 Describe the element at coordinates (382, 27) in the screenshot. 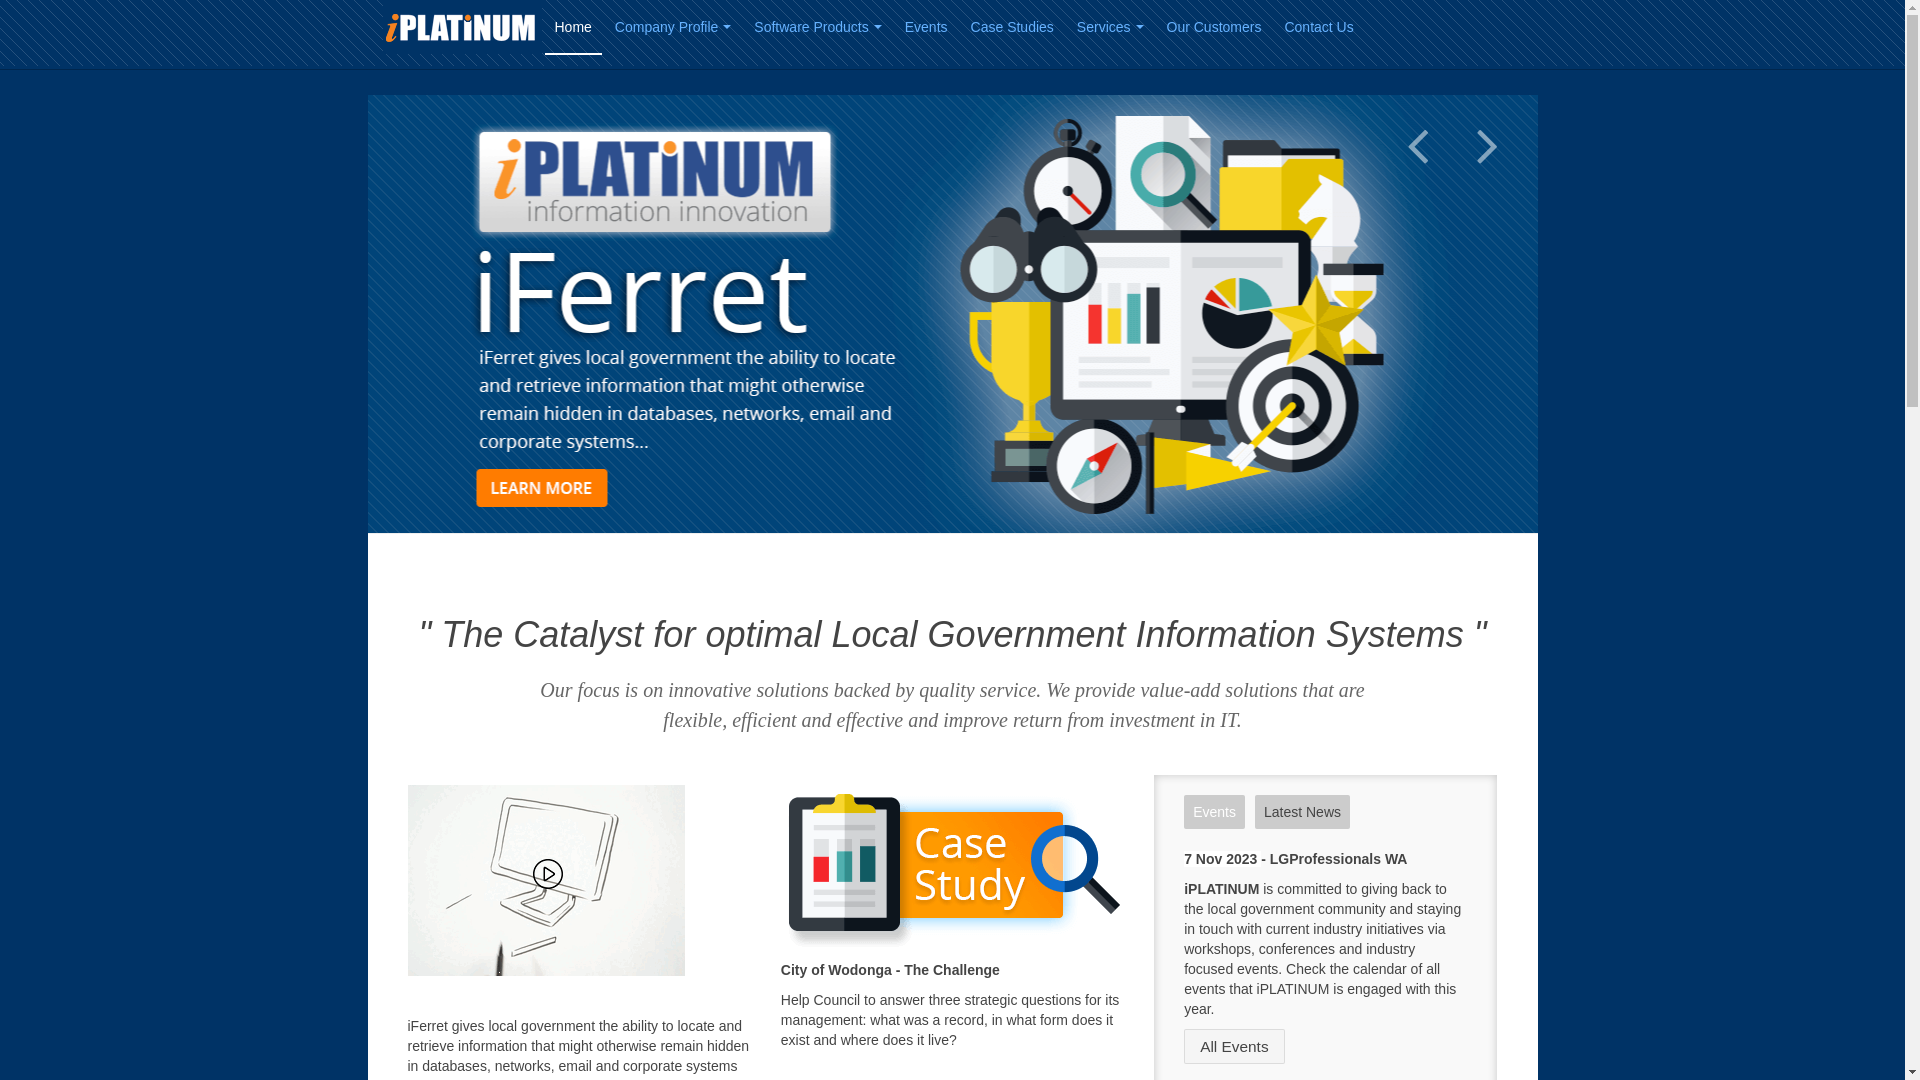

I see `'iPlatinum'` at that location.